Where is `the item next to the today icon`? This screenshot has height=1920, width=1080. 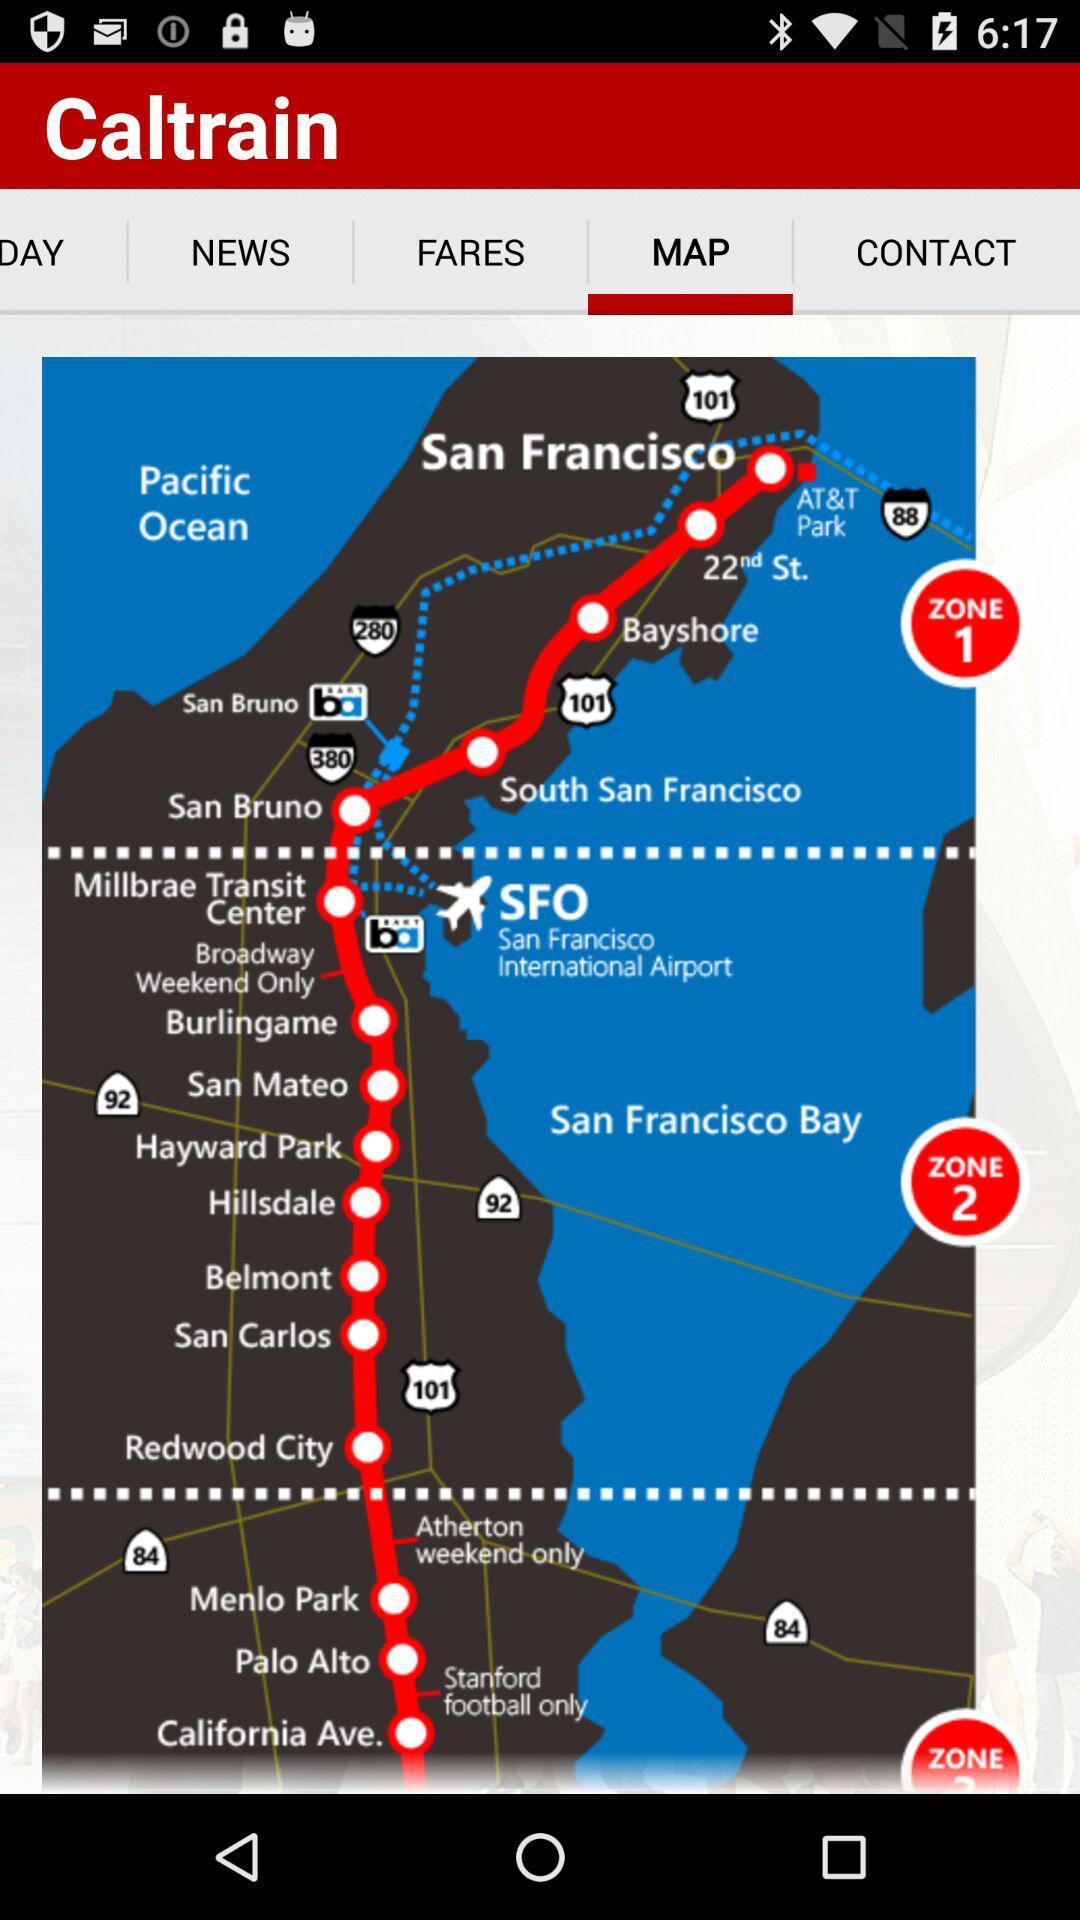 the item next to the today icon is located at coordinates (239, 251).